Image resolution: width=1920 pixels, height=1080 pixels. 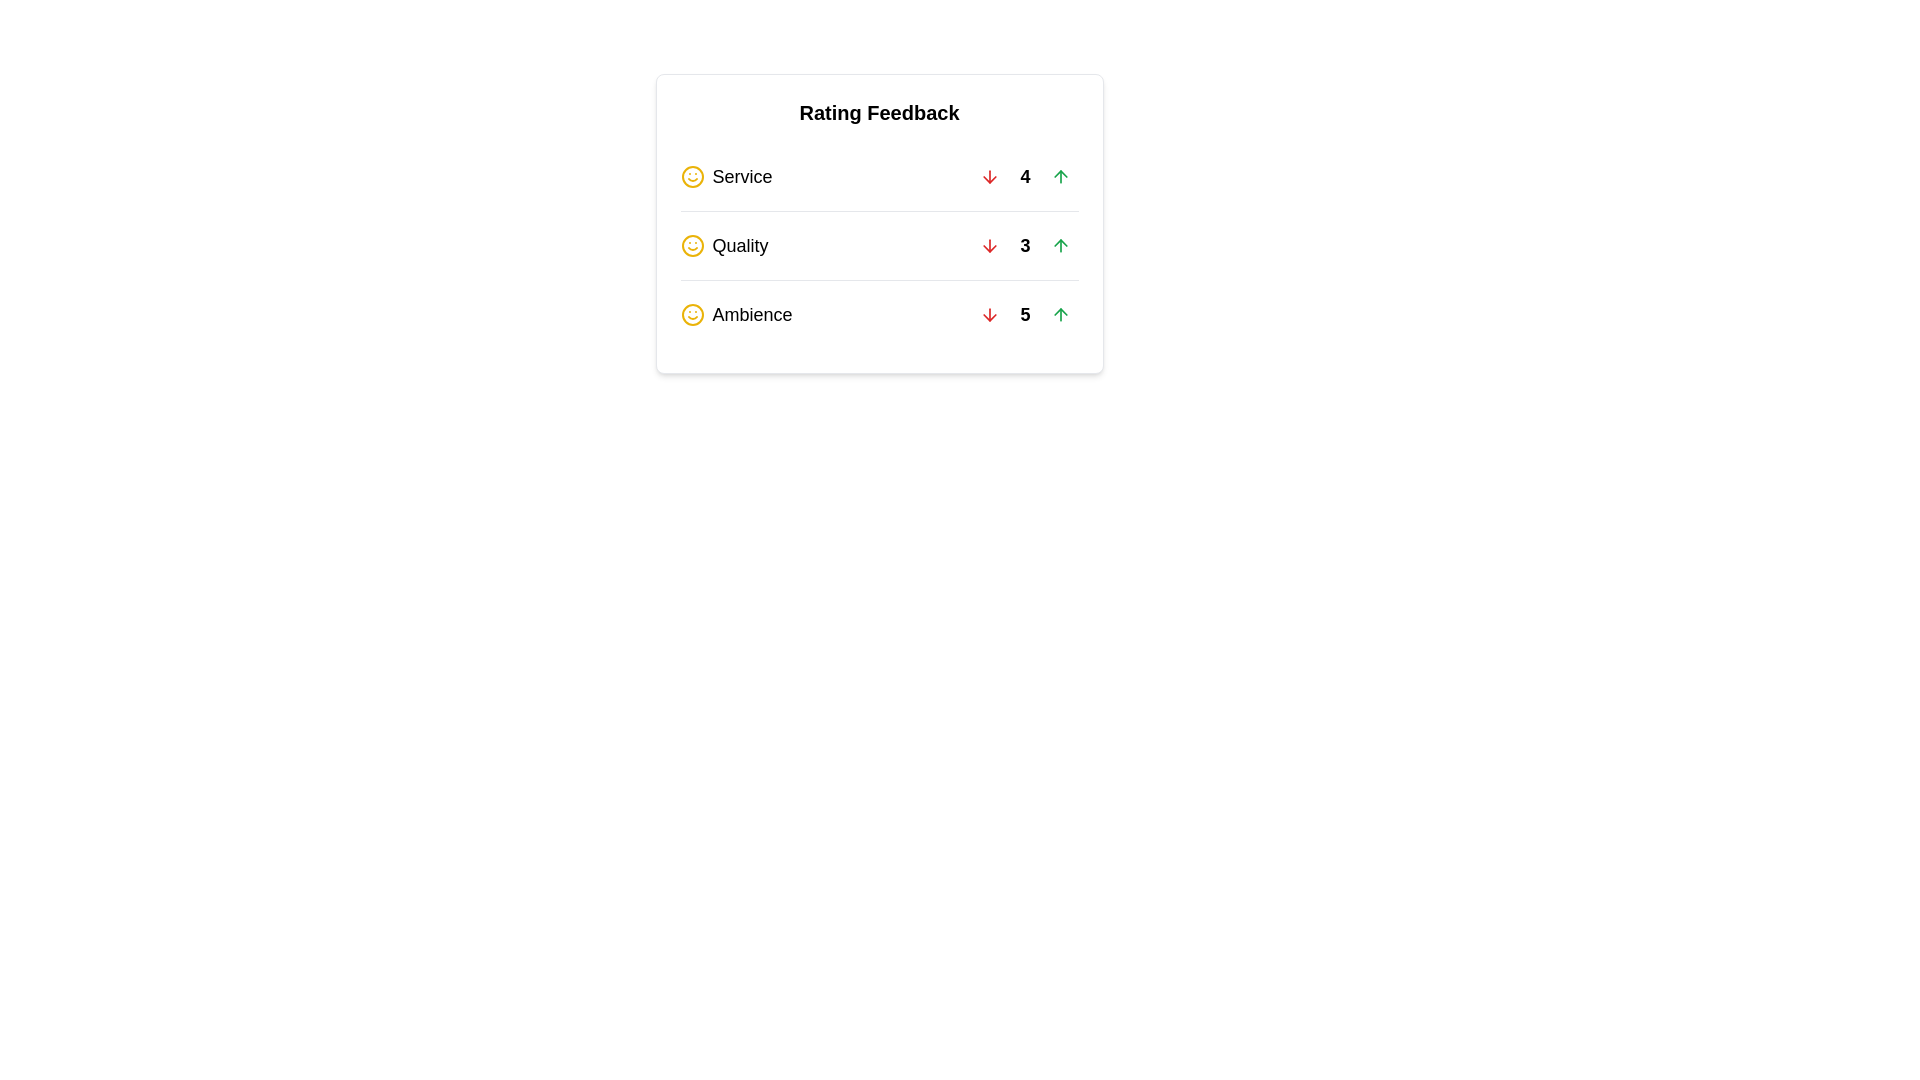 What do you see at coordinates (990, 315) in the screenshot?
I see `the downward arrow icon in the 'Ambience' row of the 'Rating Feedback' card` at bounding box center [990, 315].